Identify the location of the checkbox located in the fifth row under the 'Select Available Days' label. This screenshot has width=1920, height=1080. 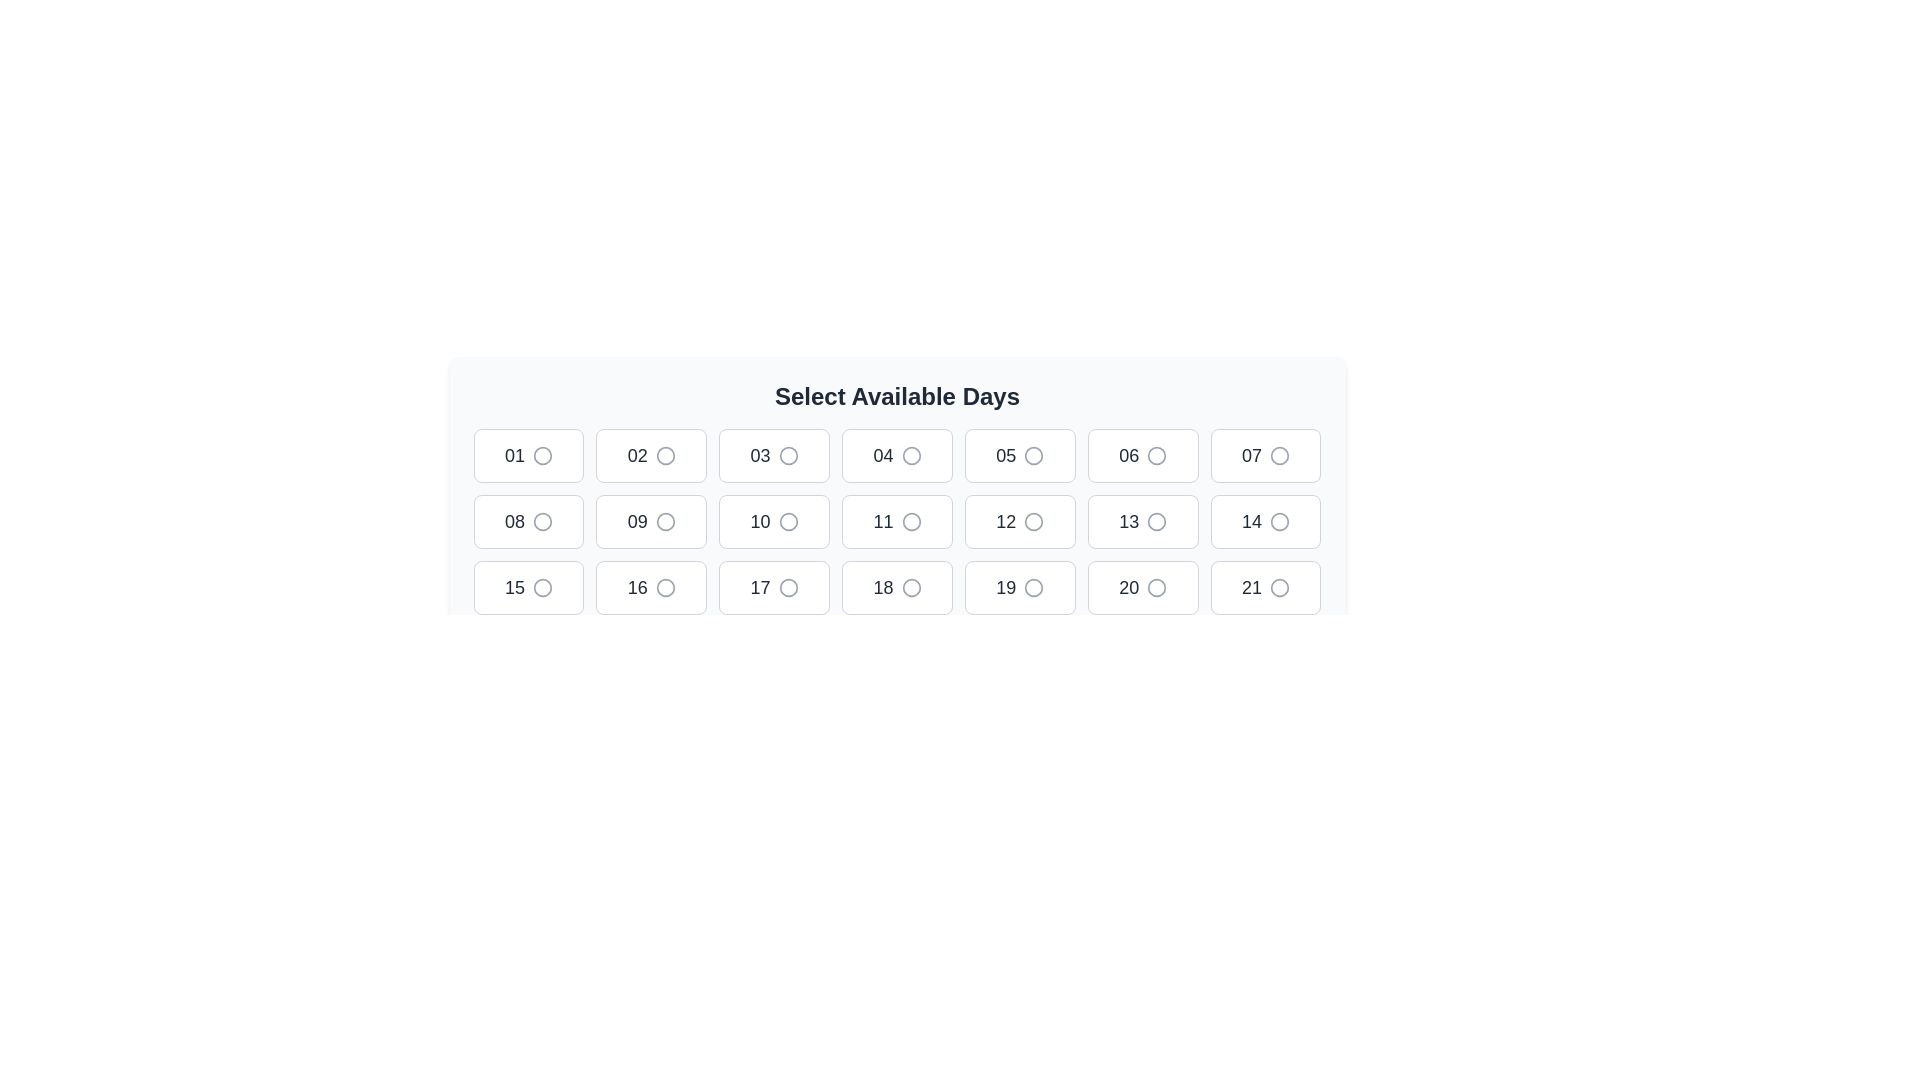
(1157, 520).